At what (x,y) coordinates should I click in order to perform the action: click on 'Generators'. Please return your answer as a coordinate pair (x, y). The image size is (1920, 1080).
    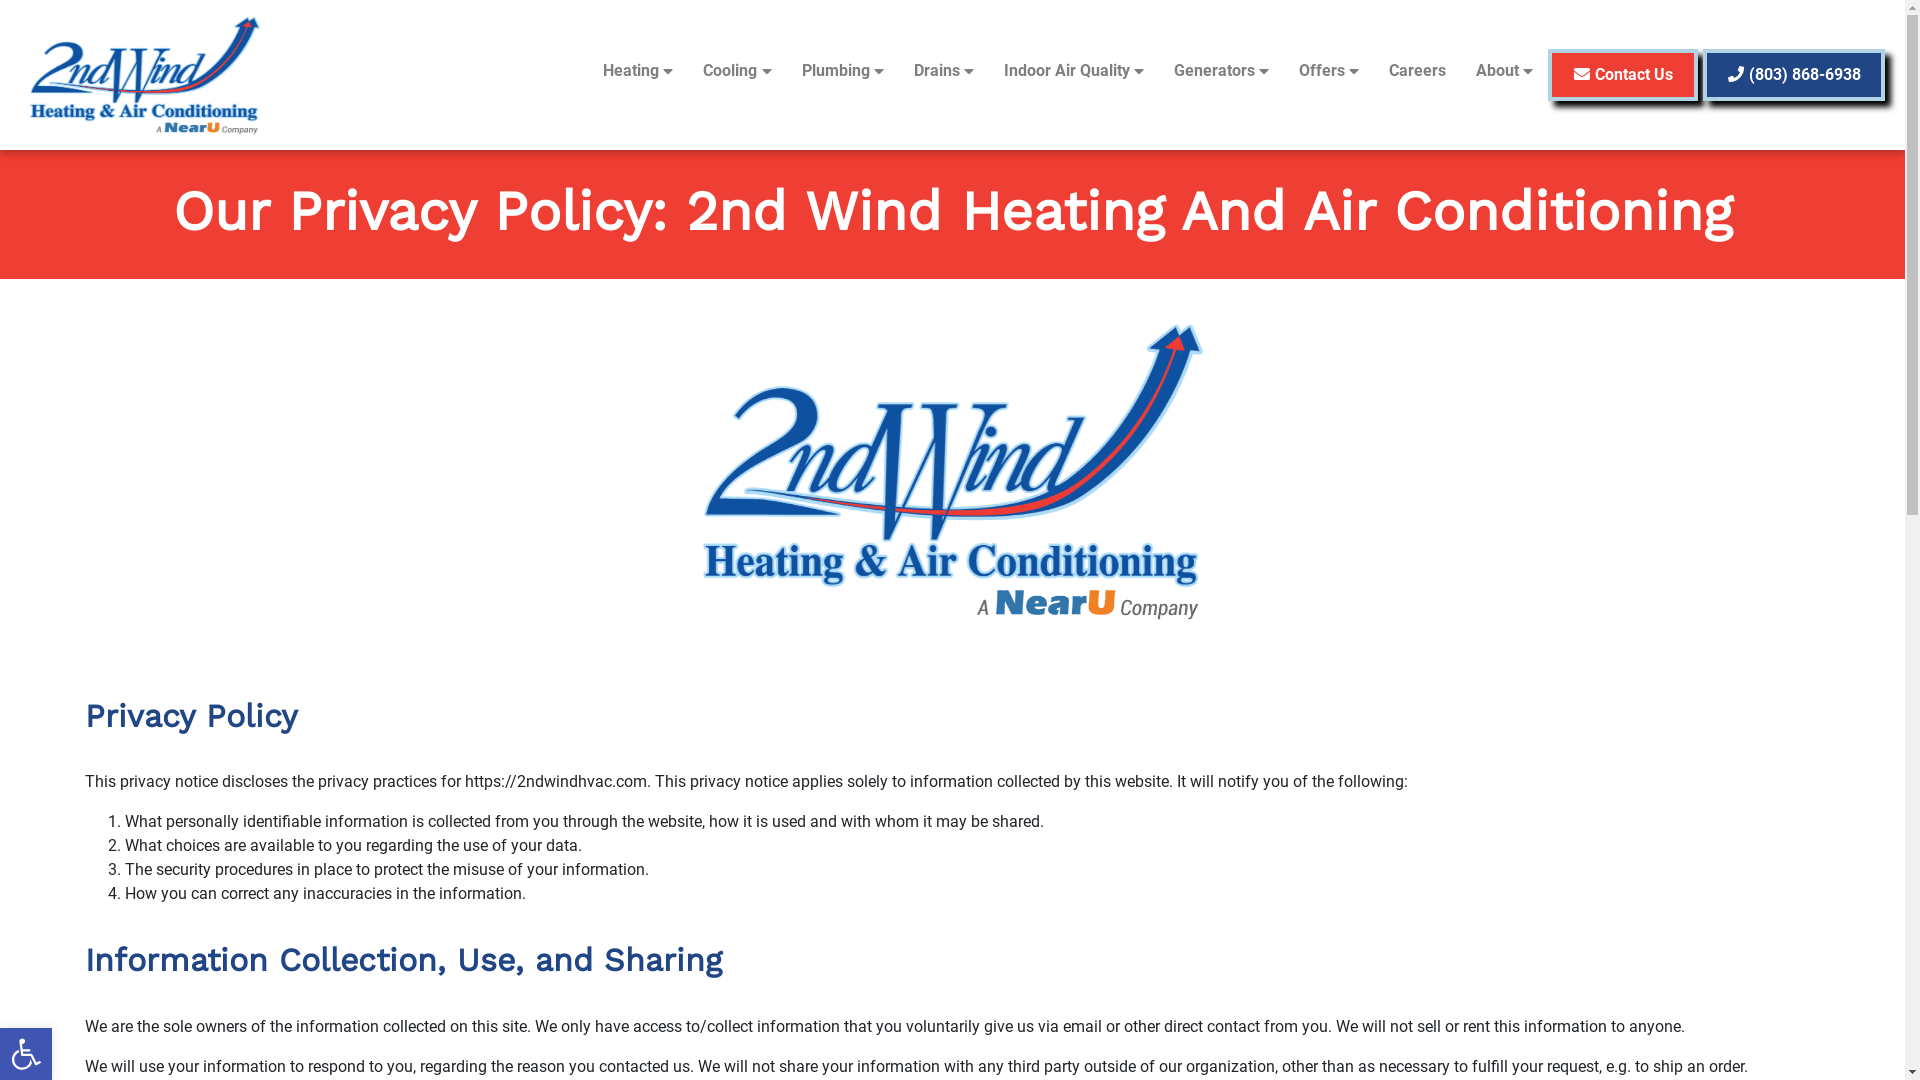
    Looking at the image, I should click on (1220, 69).